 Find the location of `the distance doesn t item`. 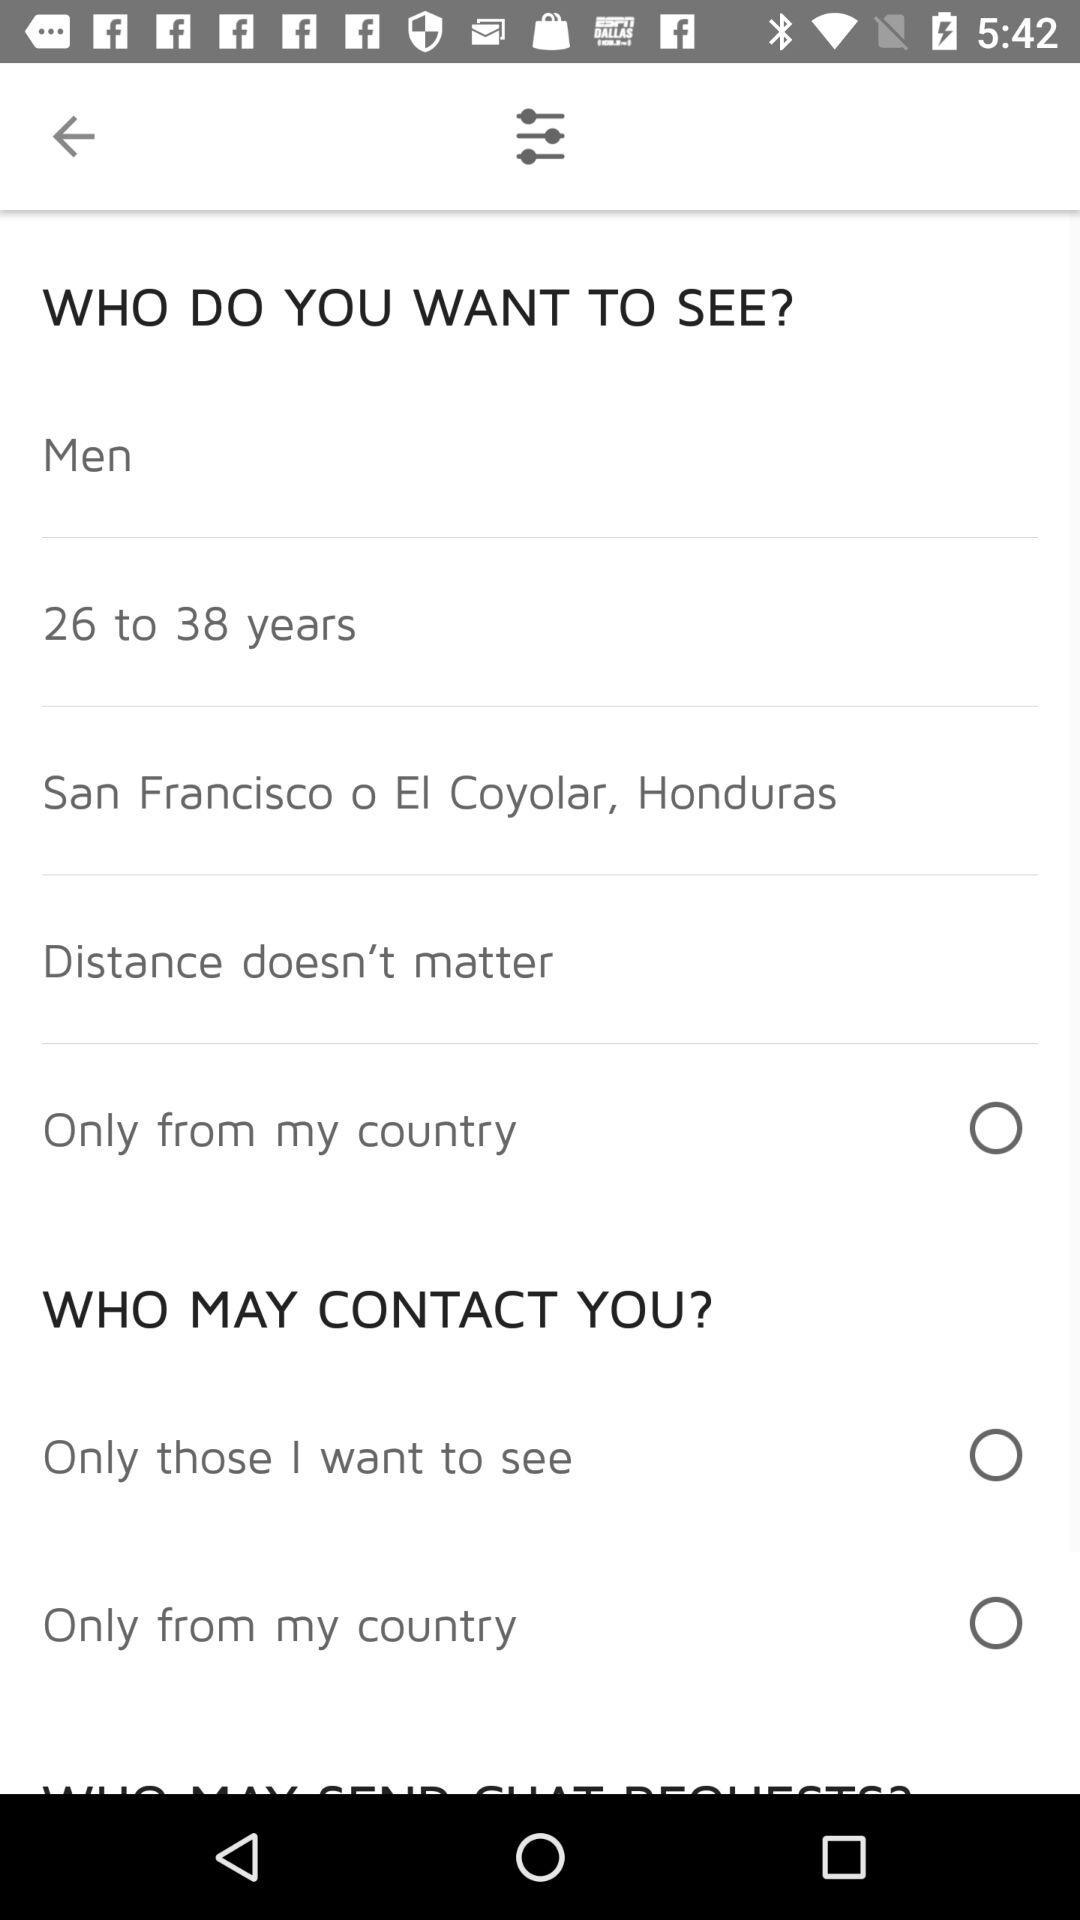

the distance doesn t item is located at coordinates (297, 958).